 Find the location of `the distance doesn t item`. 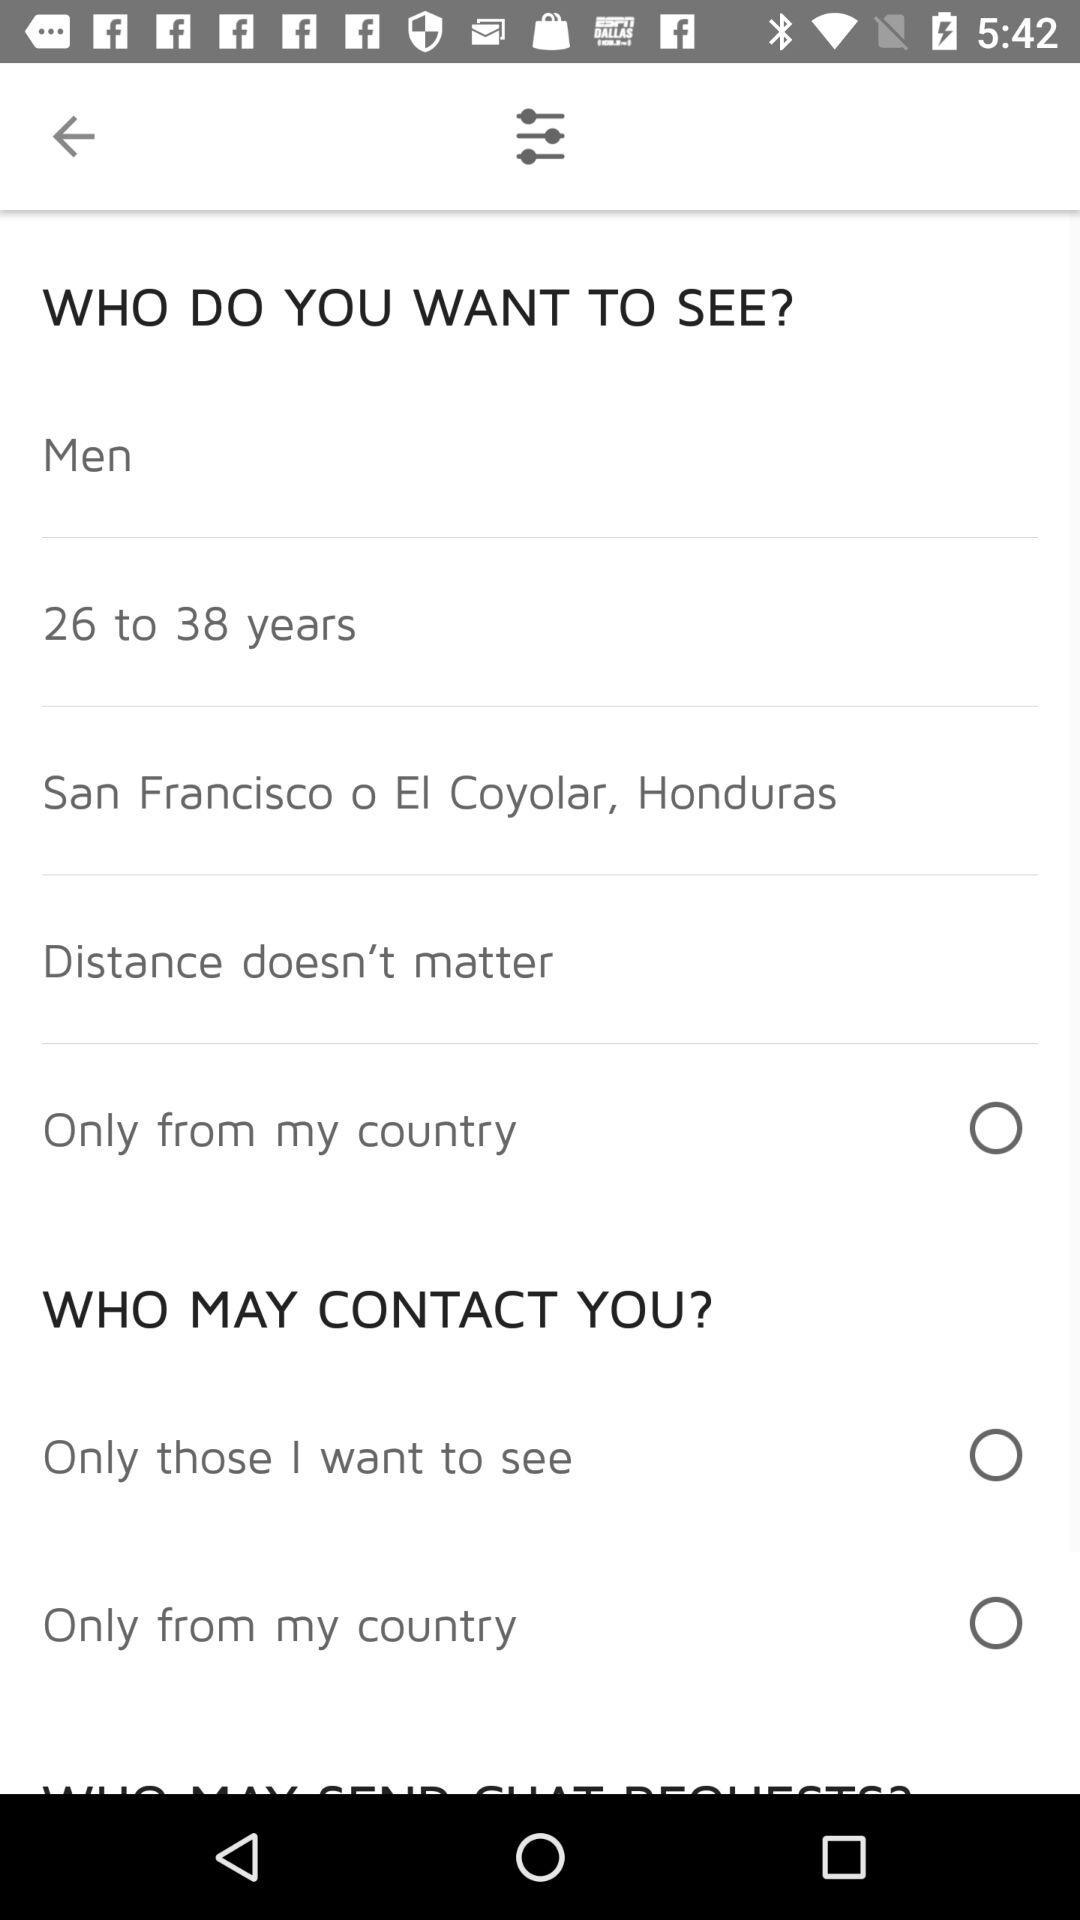

the distance doesn t item is located at coordinates (297, 958).